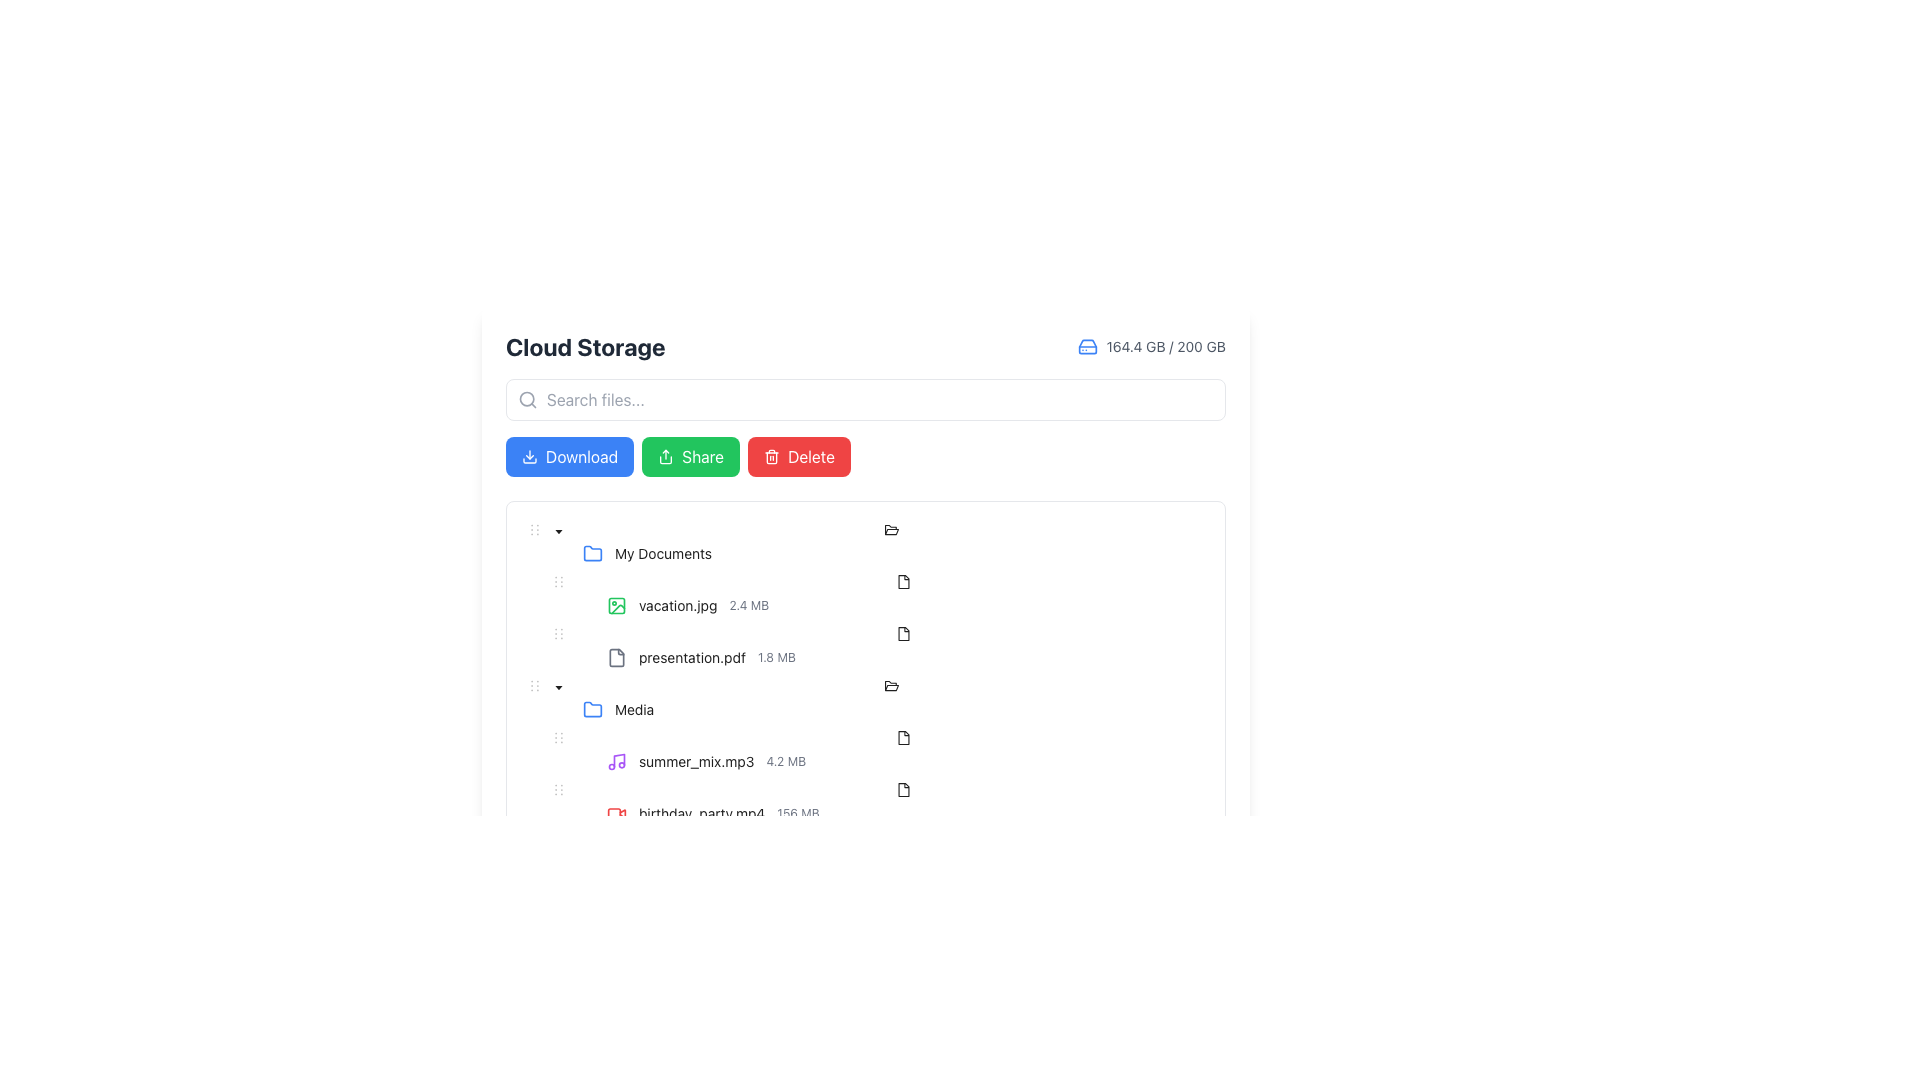 Image resolution: width=1920 pixels, height=1080 pixels. I want to click on the Collapse/Expand toggle button located to the immediate left of the 'My Documents' folder text, so click(558, 542).